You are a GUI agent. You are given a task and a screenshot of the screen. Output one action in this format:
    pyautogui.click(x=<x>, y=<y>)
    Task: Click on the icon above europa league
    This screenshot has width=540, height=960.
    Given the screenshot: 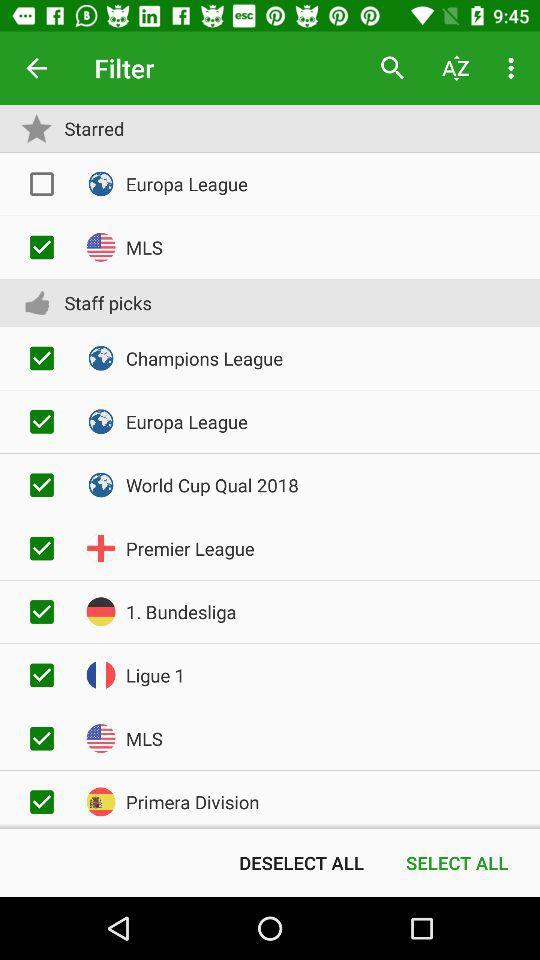 What is the action you would take?
    pyautogui.click(x=393, y=68)
    